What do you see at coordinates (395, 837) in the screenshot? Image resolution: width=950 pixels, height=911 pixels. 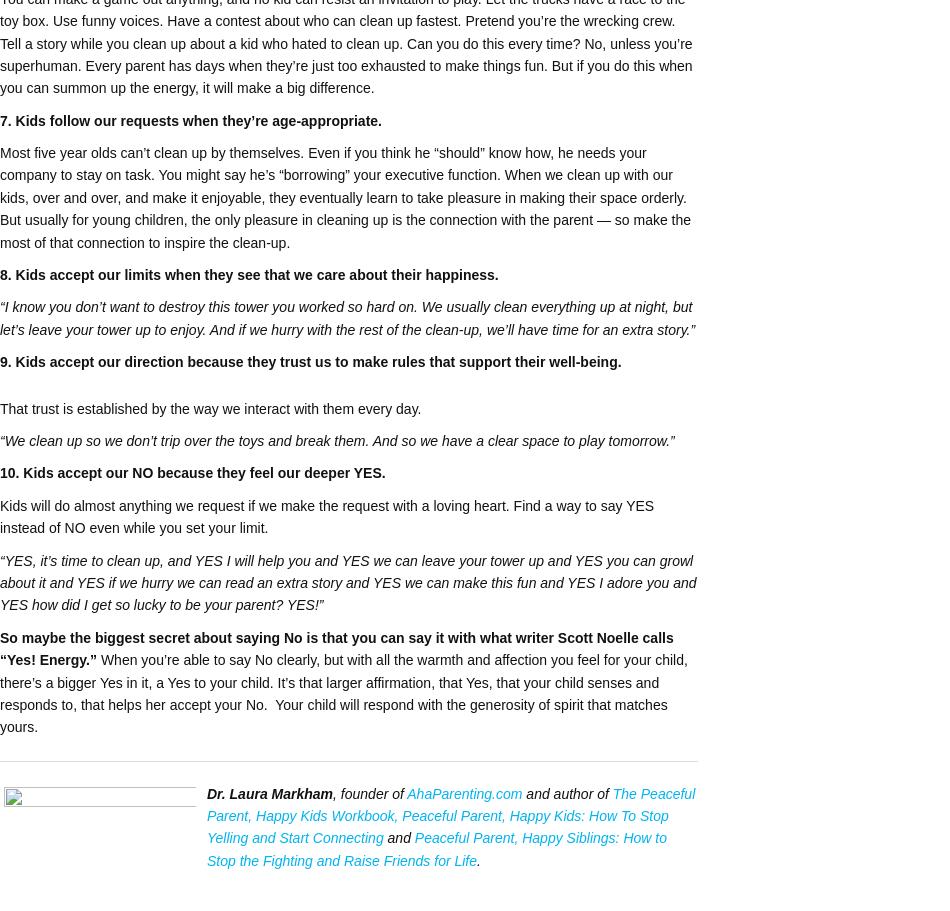 I see `'and'` at bounding box center [395, 837].